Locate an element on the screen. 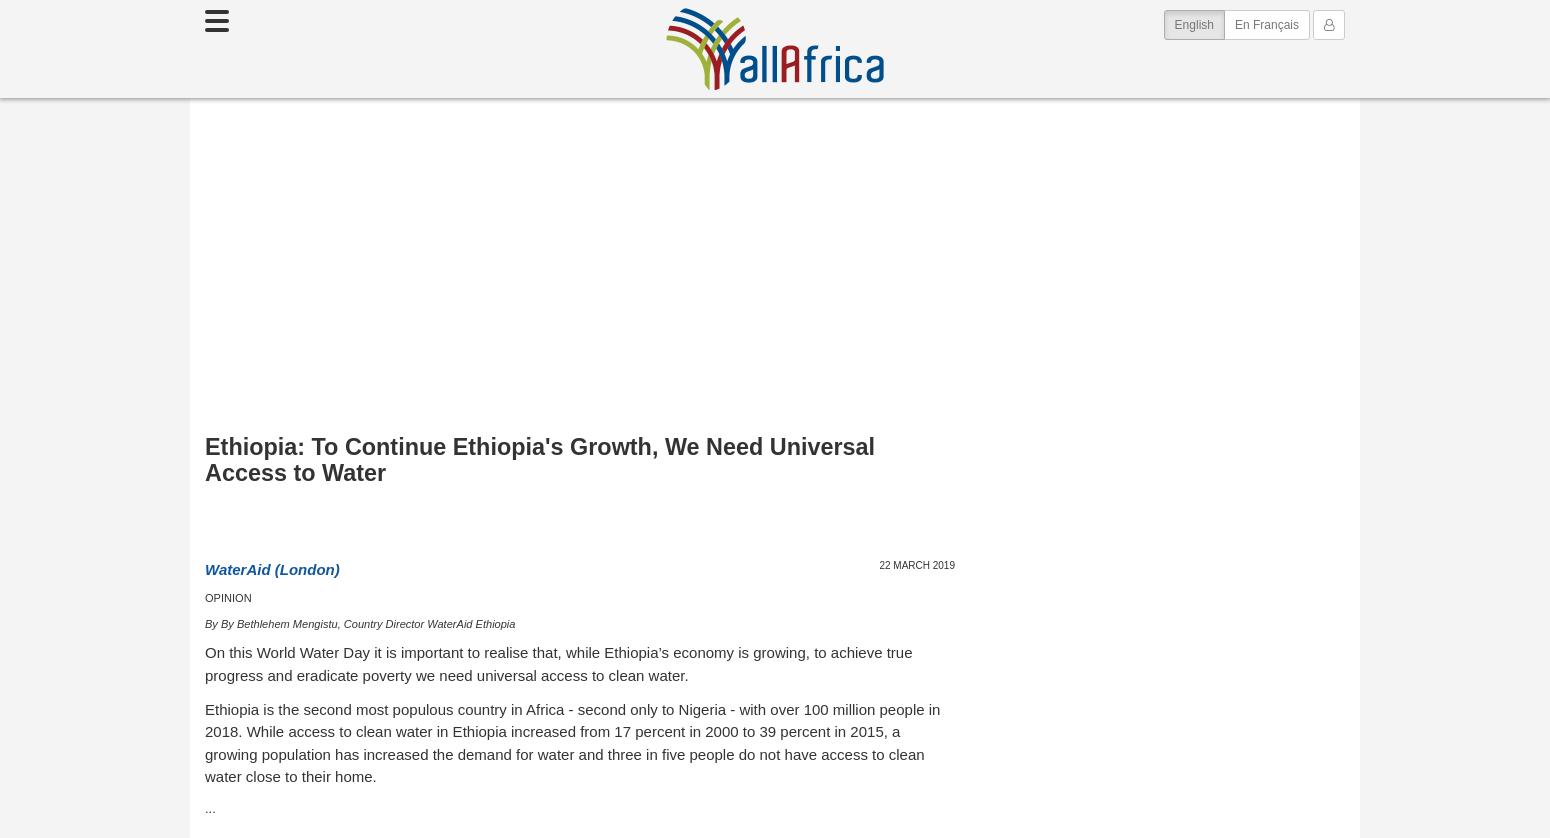 This screenshot has height=838, width=1550. 'Ethiopia: To Continue Ethiopia's Growth, We Need Universal Access to Water' is located at coordinates (539, 459).